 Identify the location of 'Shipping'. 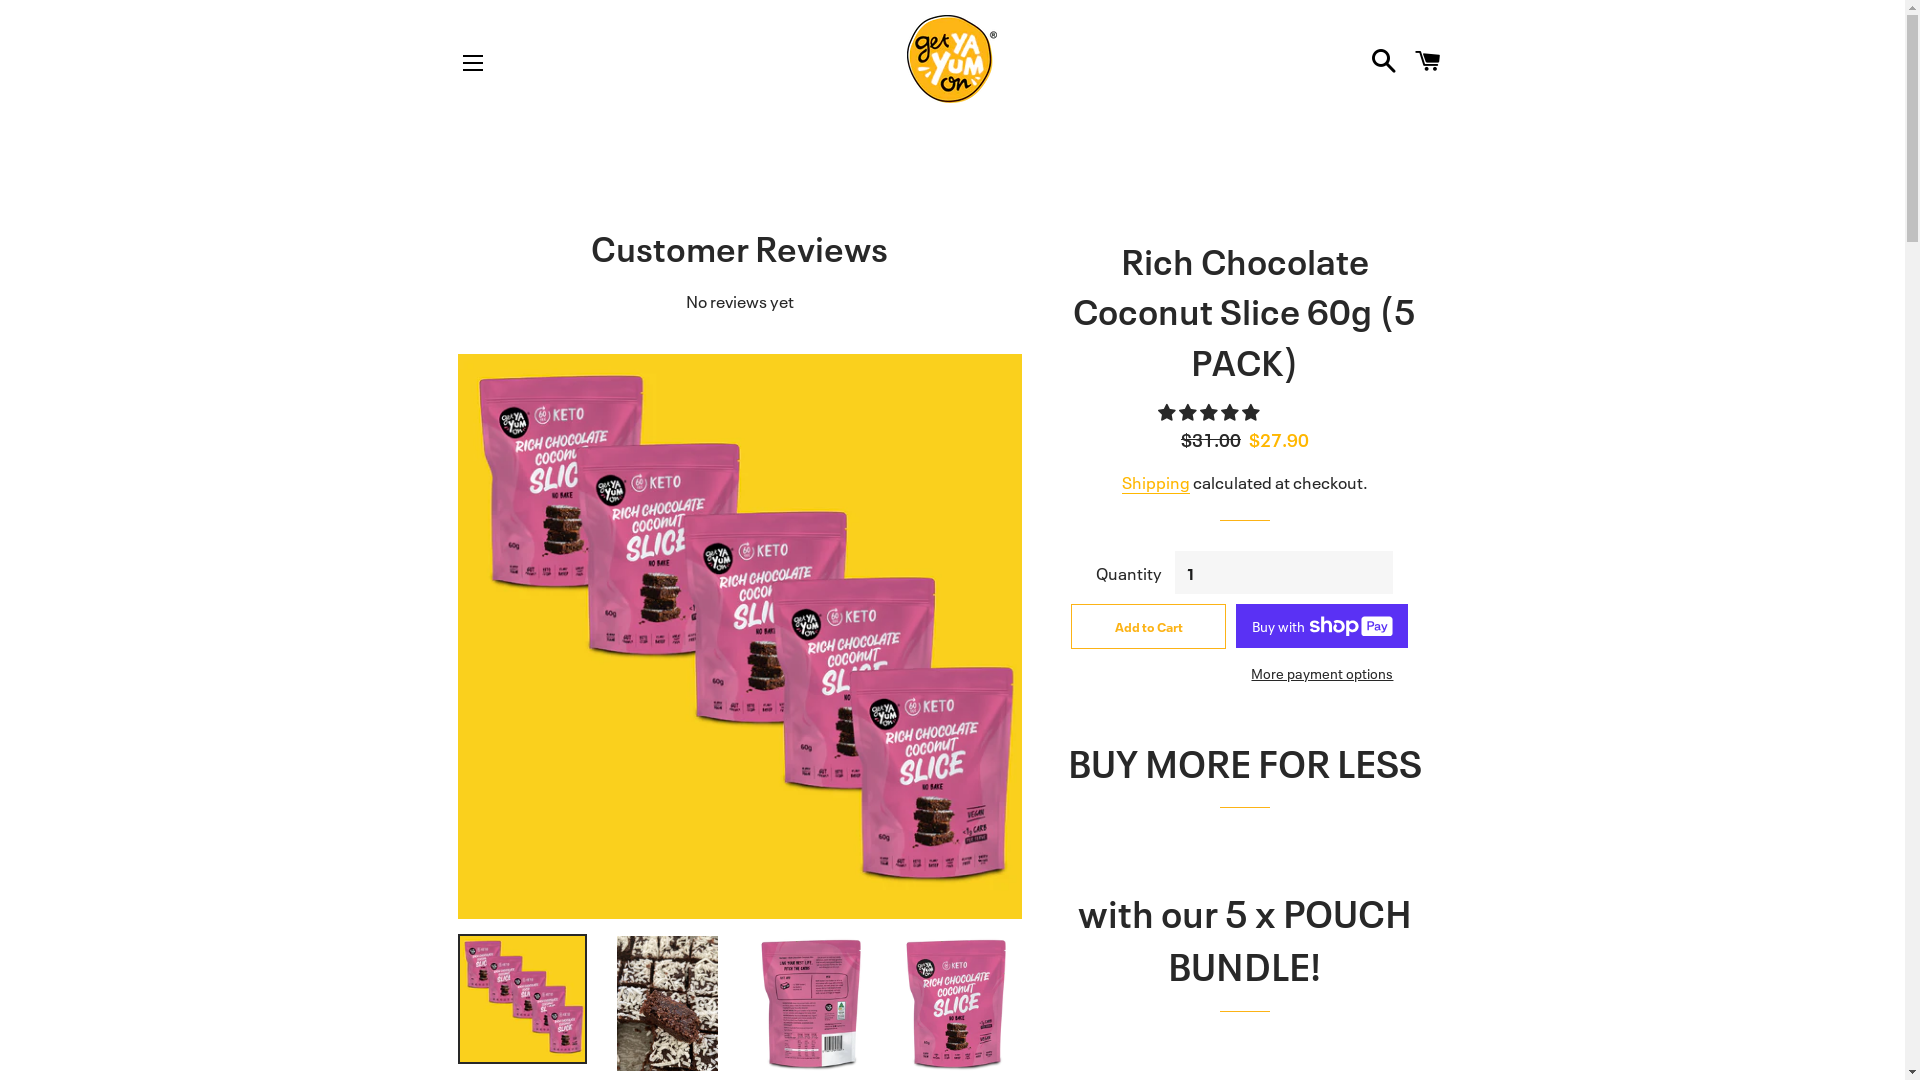
(1156, 482).